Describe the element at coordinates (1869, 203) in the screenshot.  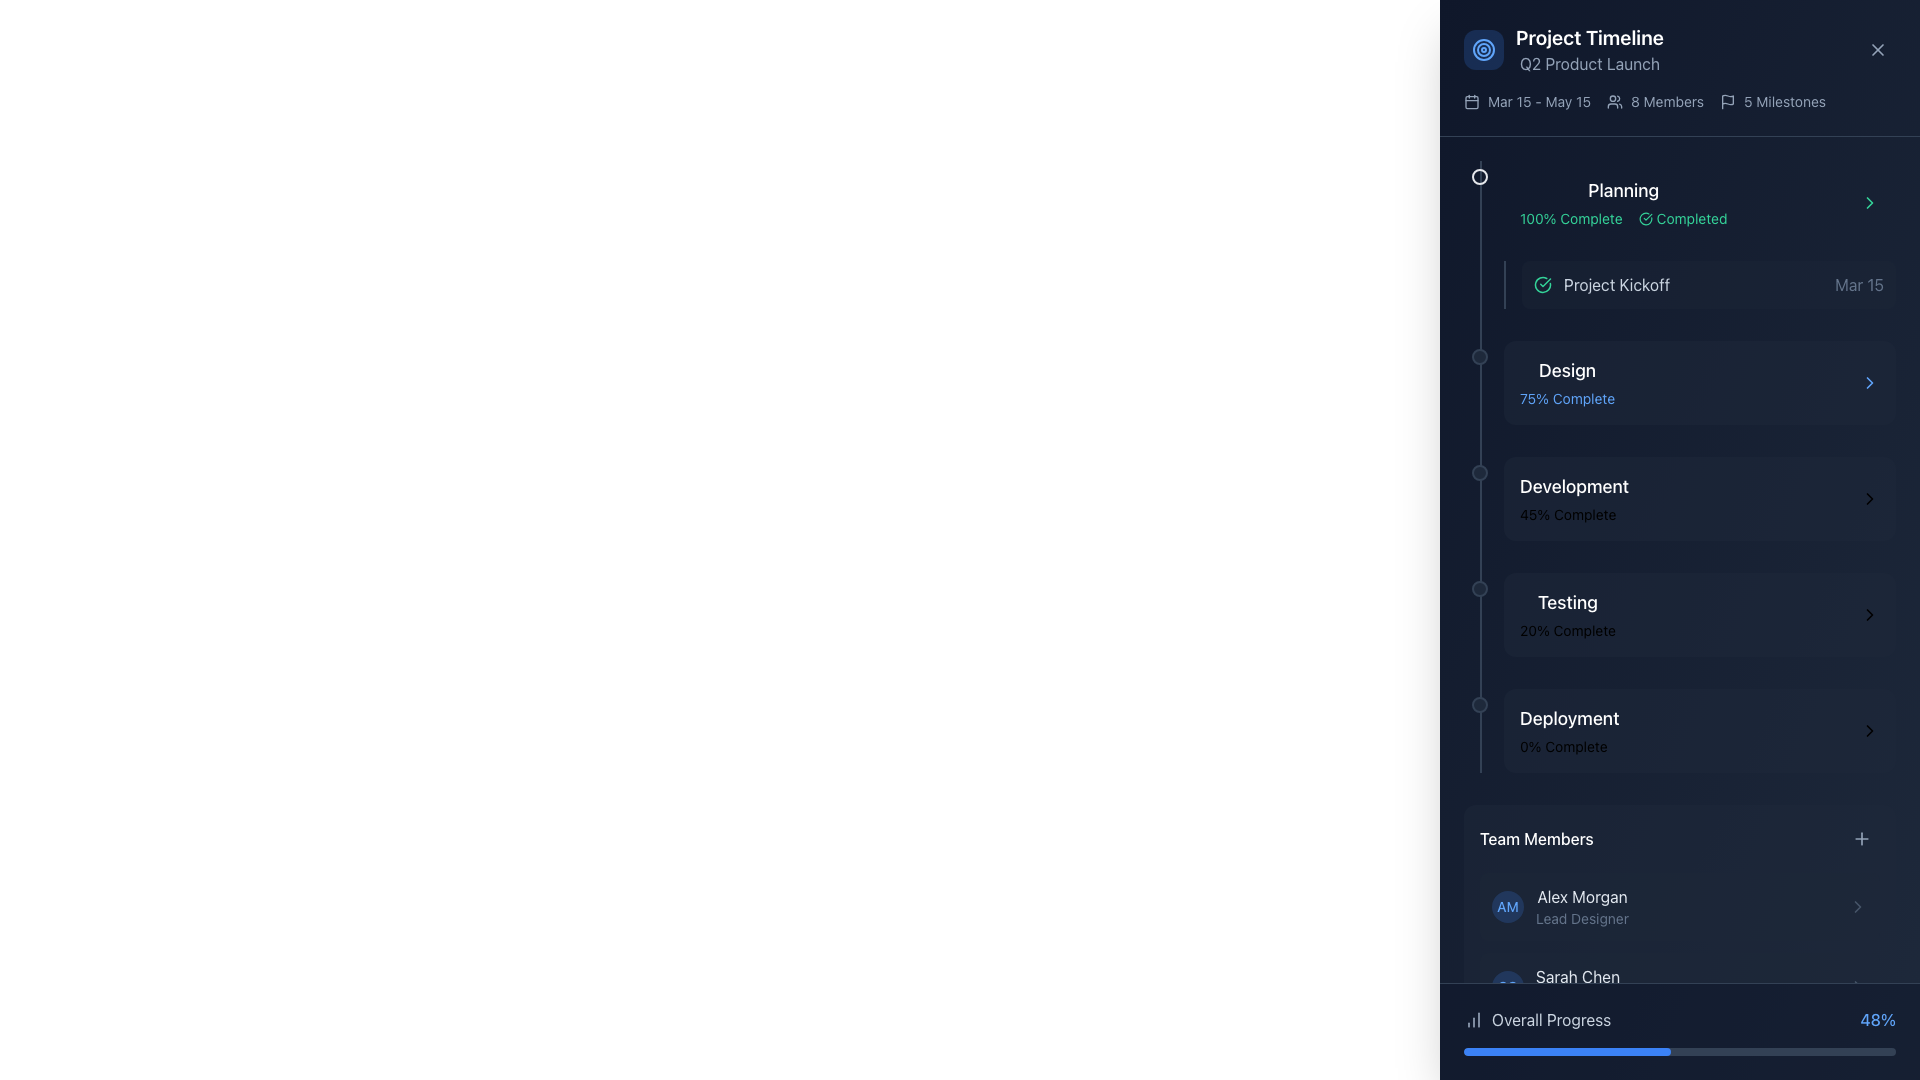
I see `the right-facing chevron icon located in the rightmost section of the 'Planning' card` at that location.